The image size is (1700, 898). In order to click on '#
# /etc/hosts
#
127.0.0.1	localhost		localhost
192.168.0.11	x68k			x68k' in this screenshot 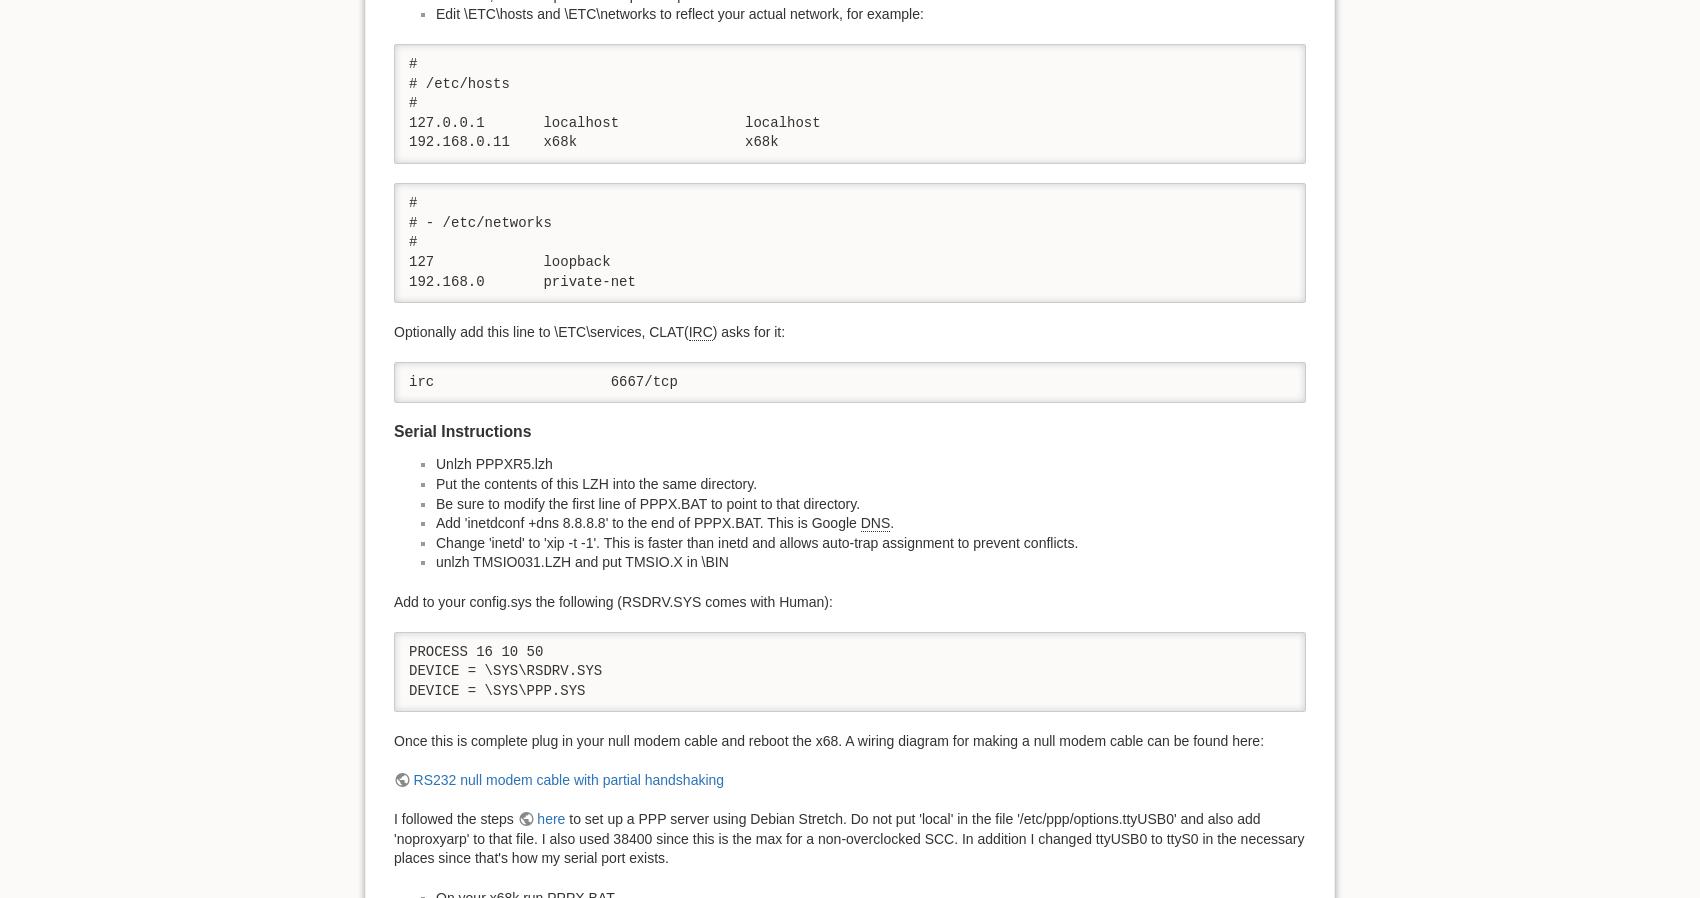, I will do `click(613, 102)`.